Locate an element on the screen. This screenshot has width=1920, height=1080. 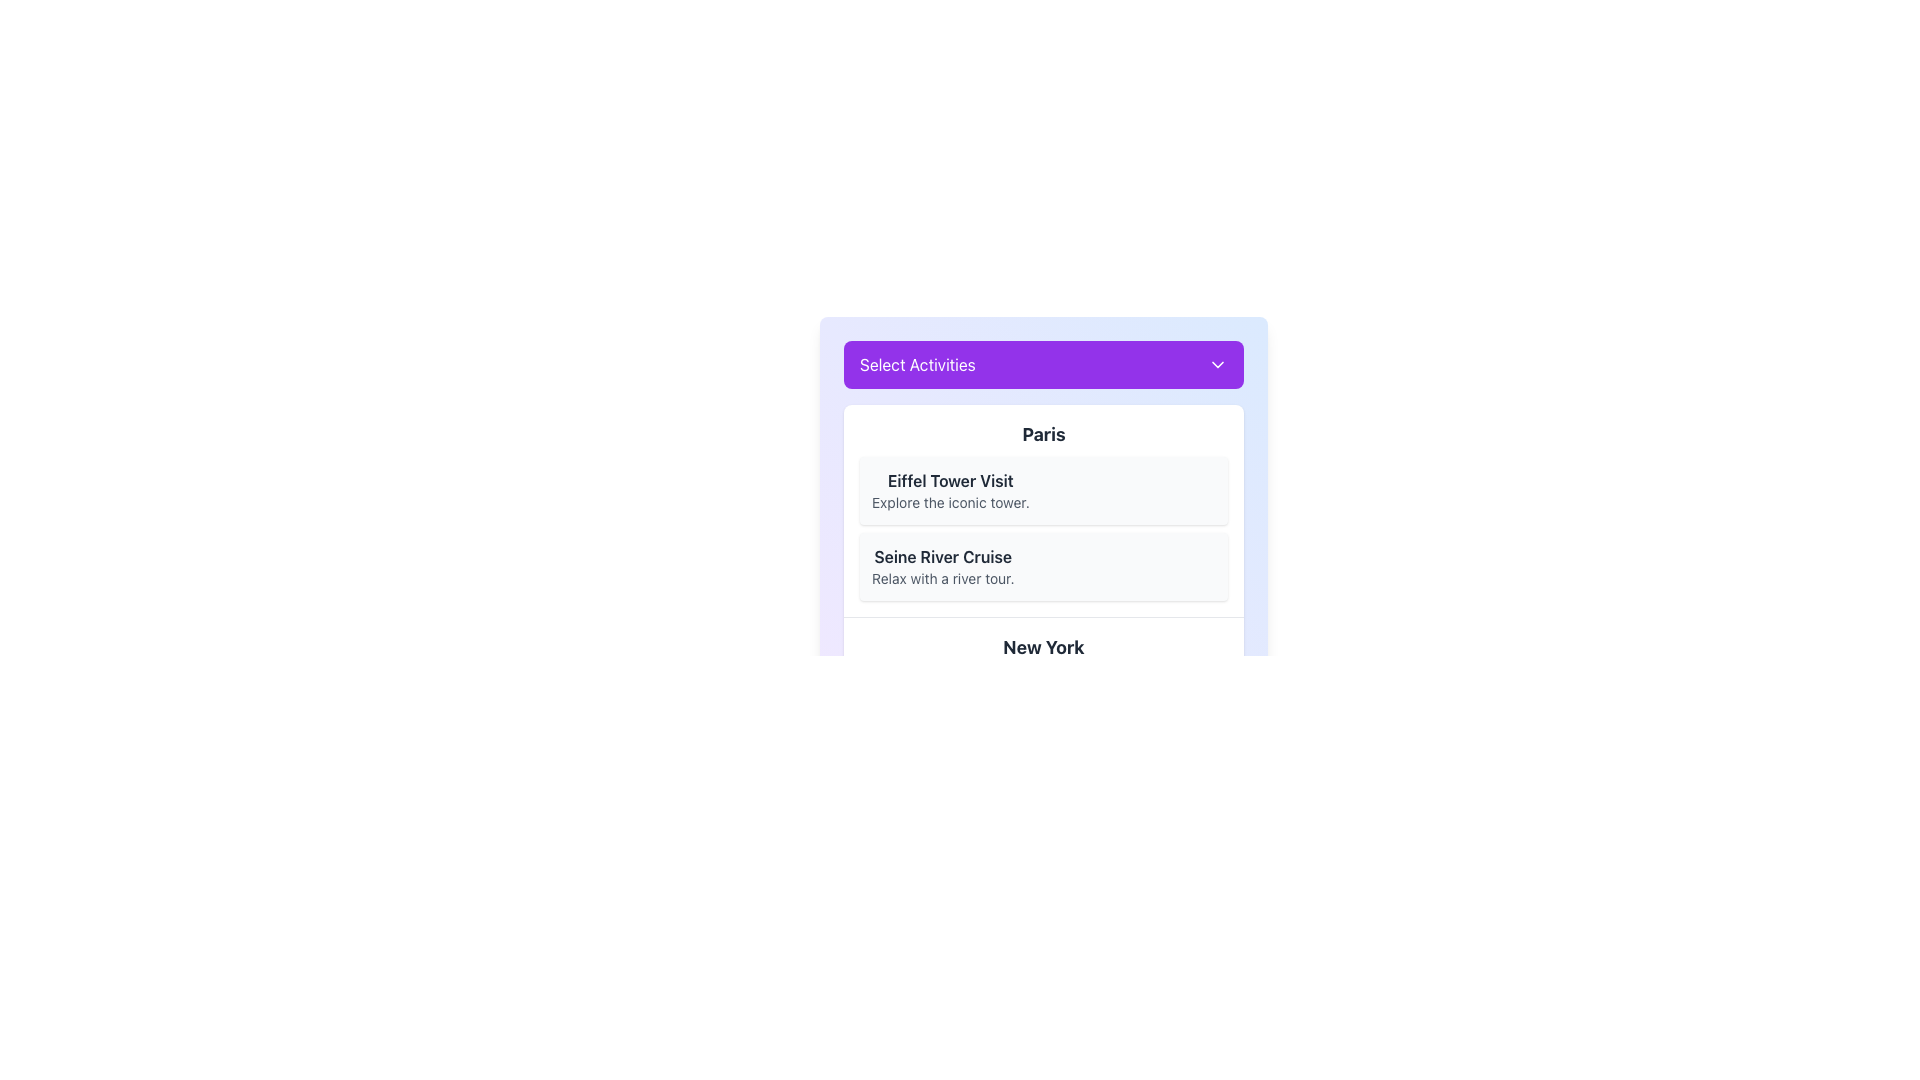
the text label that reads 'Explore the iconic tower.' which is positioned beneath the 'Eiffel Tower Visit' label in the 'Paris' section is located at coordinates (949, 501).